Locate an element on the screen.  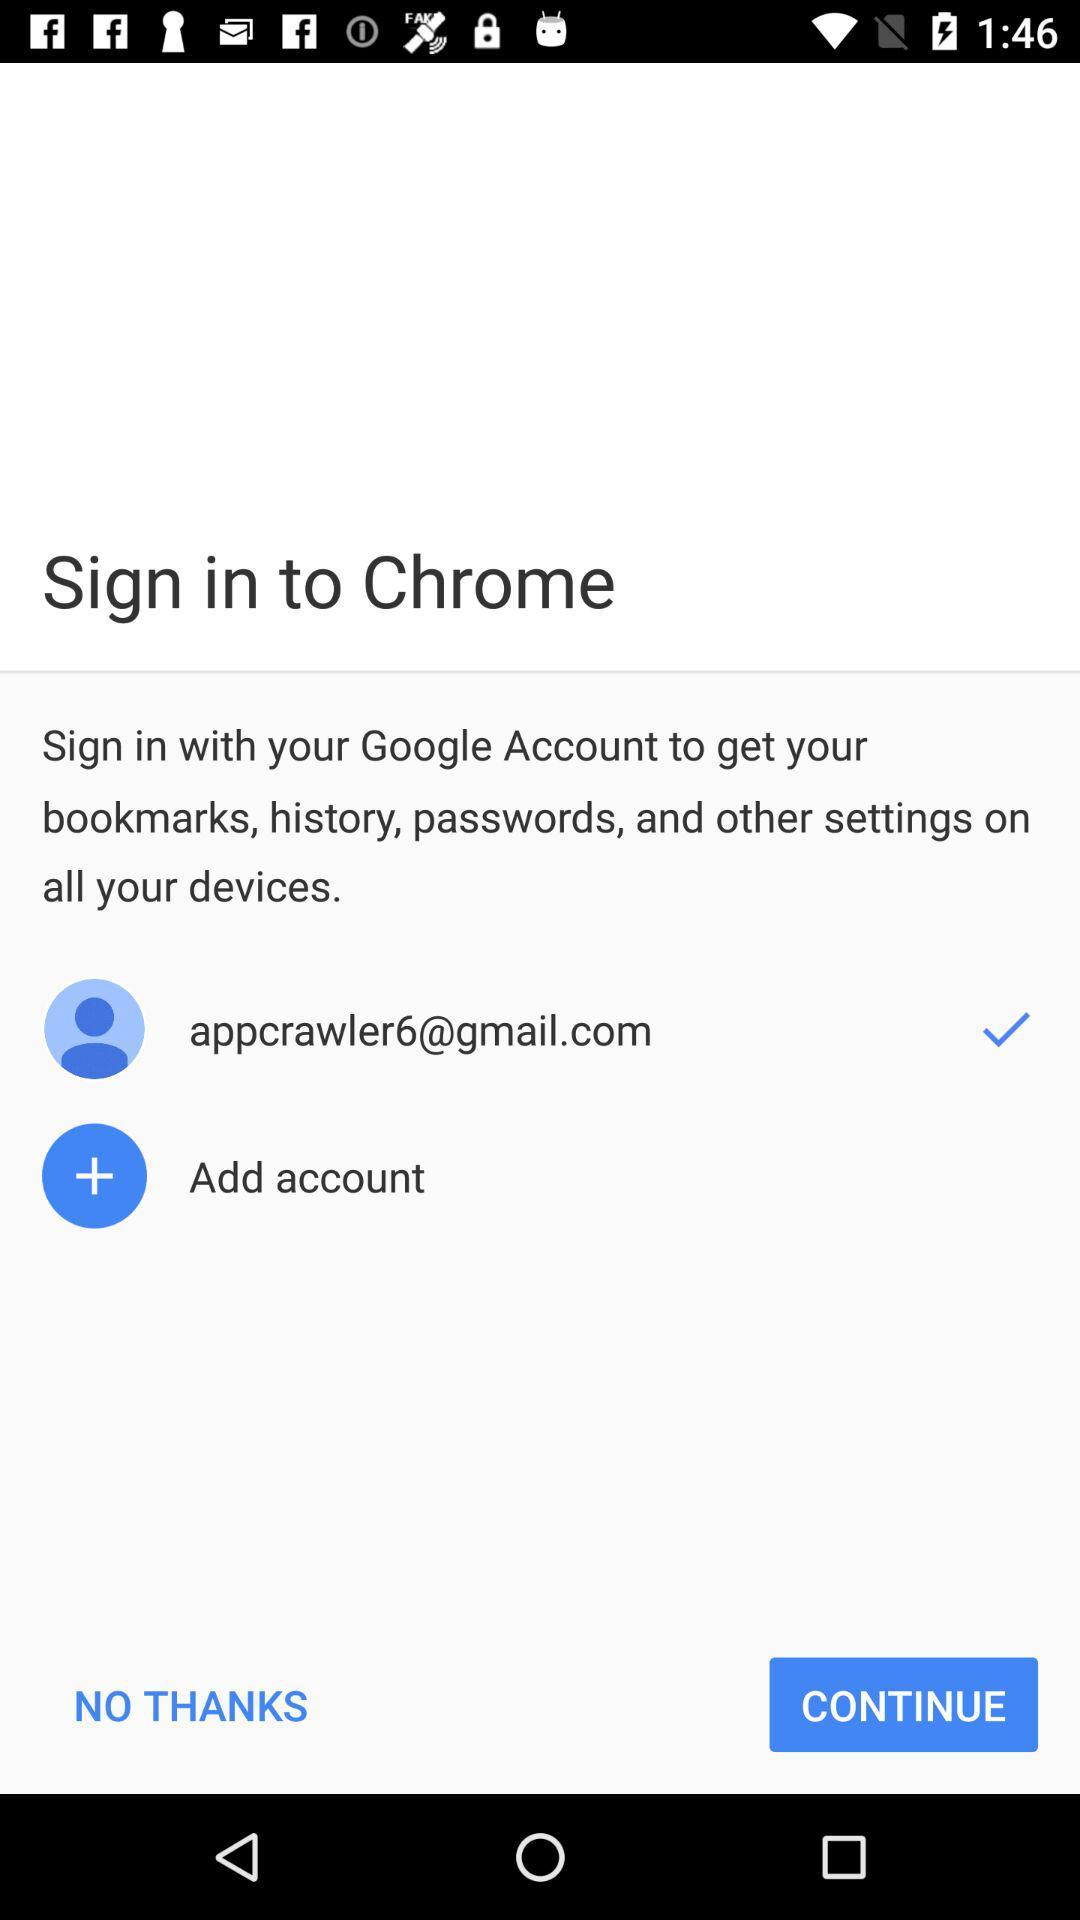
item at the bottom right corner is located at coordinates (903, 1703).